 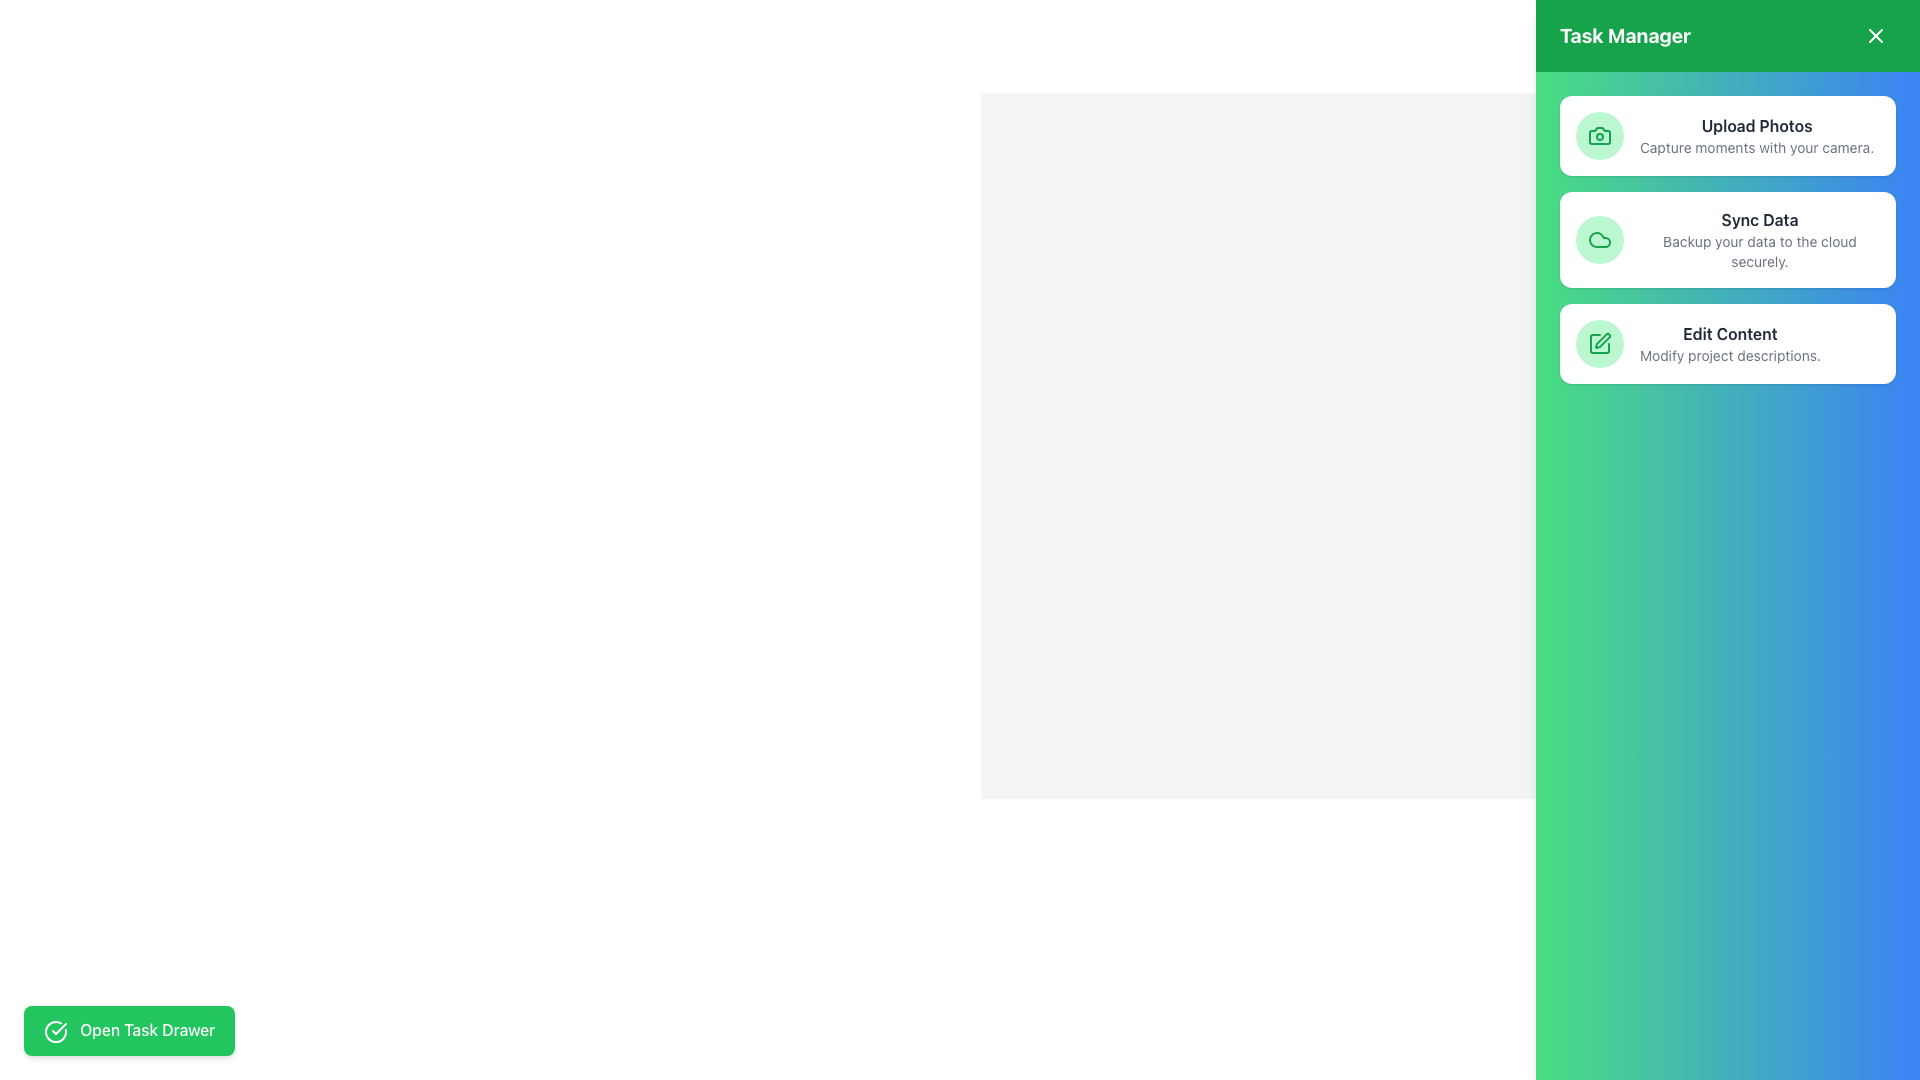 What do you see at coordinates (1729, 342) in the screenshot?
I see `text from the Informational Text Block that contains 'Edit Content' and 'Modify project descriptions.' located in the right-hand panel below the 'Sync Data' card` at bounding box center [1729, 342].